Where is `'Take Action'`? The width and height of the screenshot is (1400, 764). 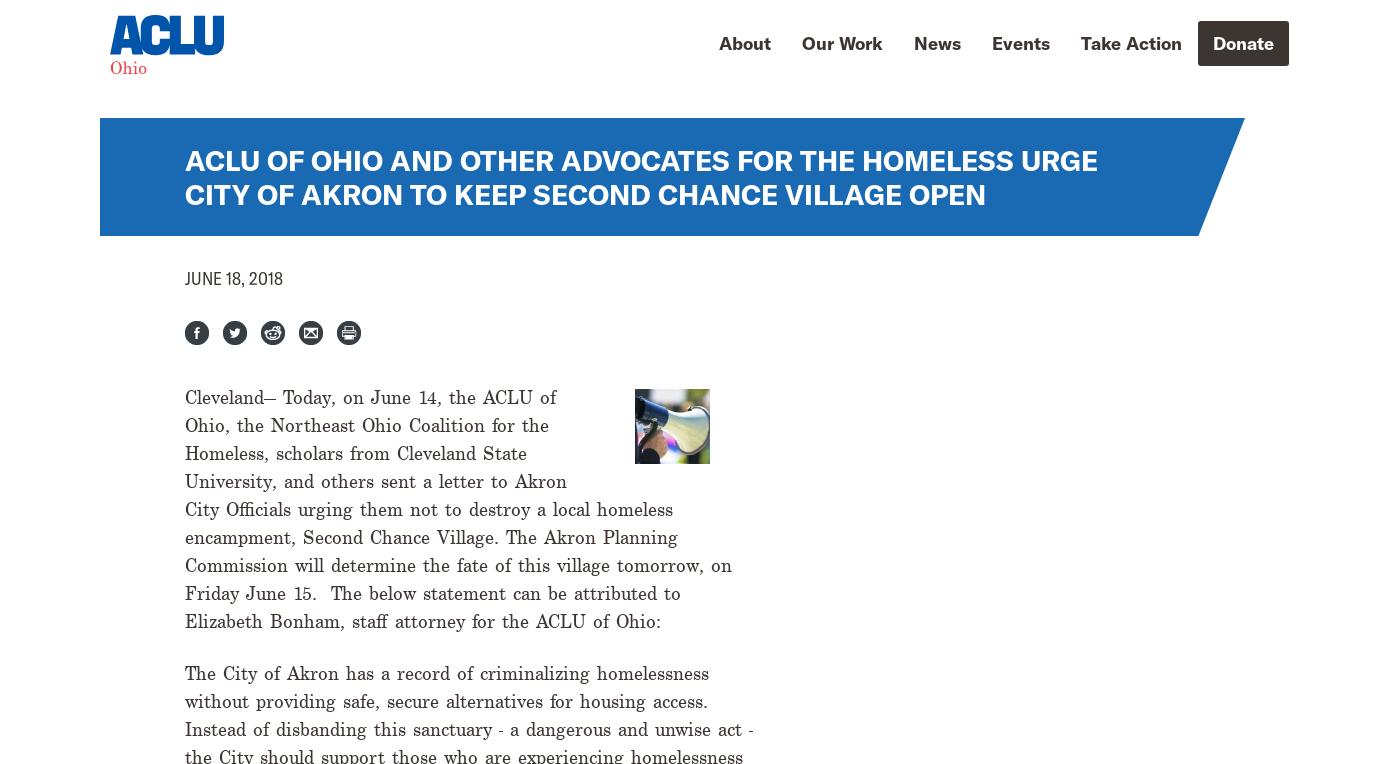
'Take Action' is located at coordinates (1131, 41).